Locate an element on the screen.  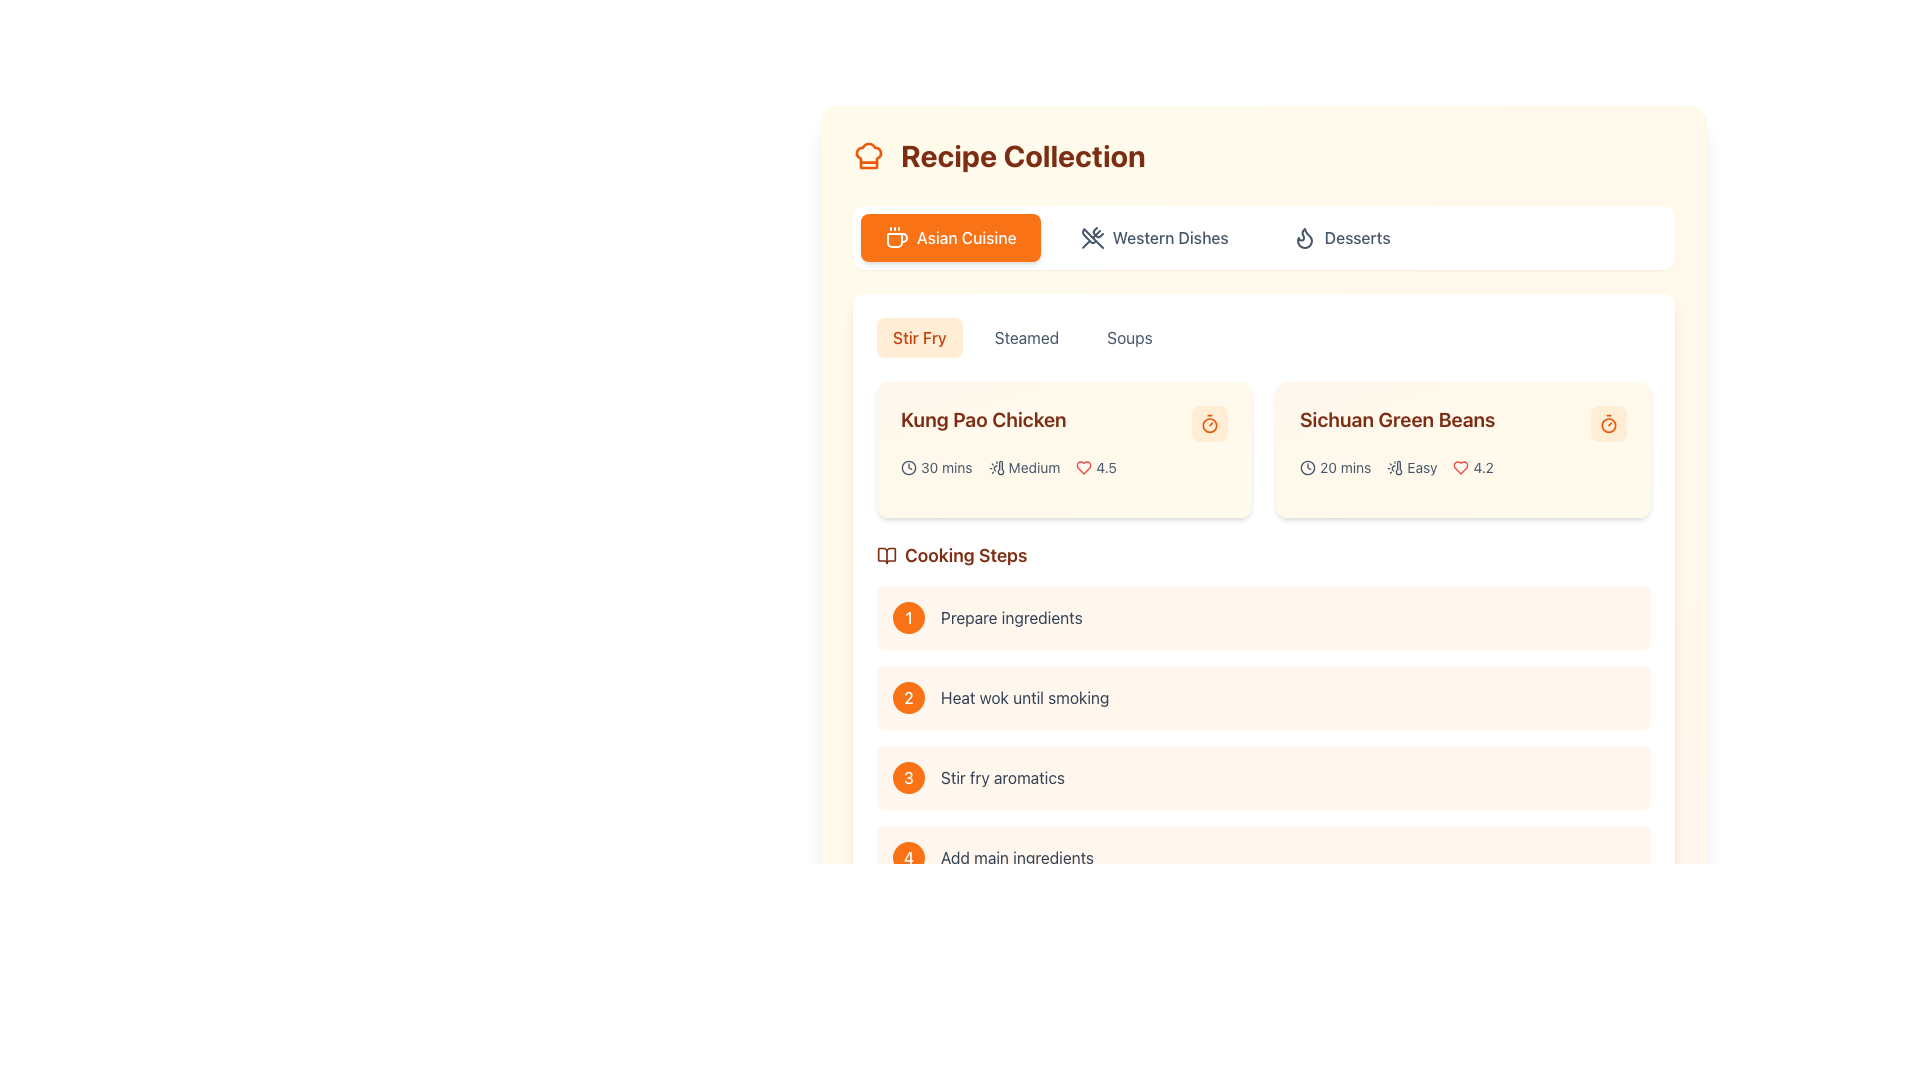
the thermometer-shaped icon with sun-related design details, located adjacent to the 'Medium' text label for 'Kung Pao Chicken' is located at coordinates (996, 467).